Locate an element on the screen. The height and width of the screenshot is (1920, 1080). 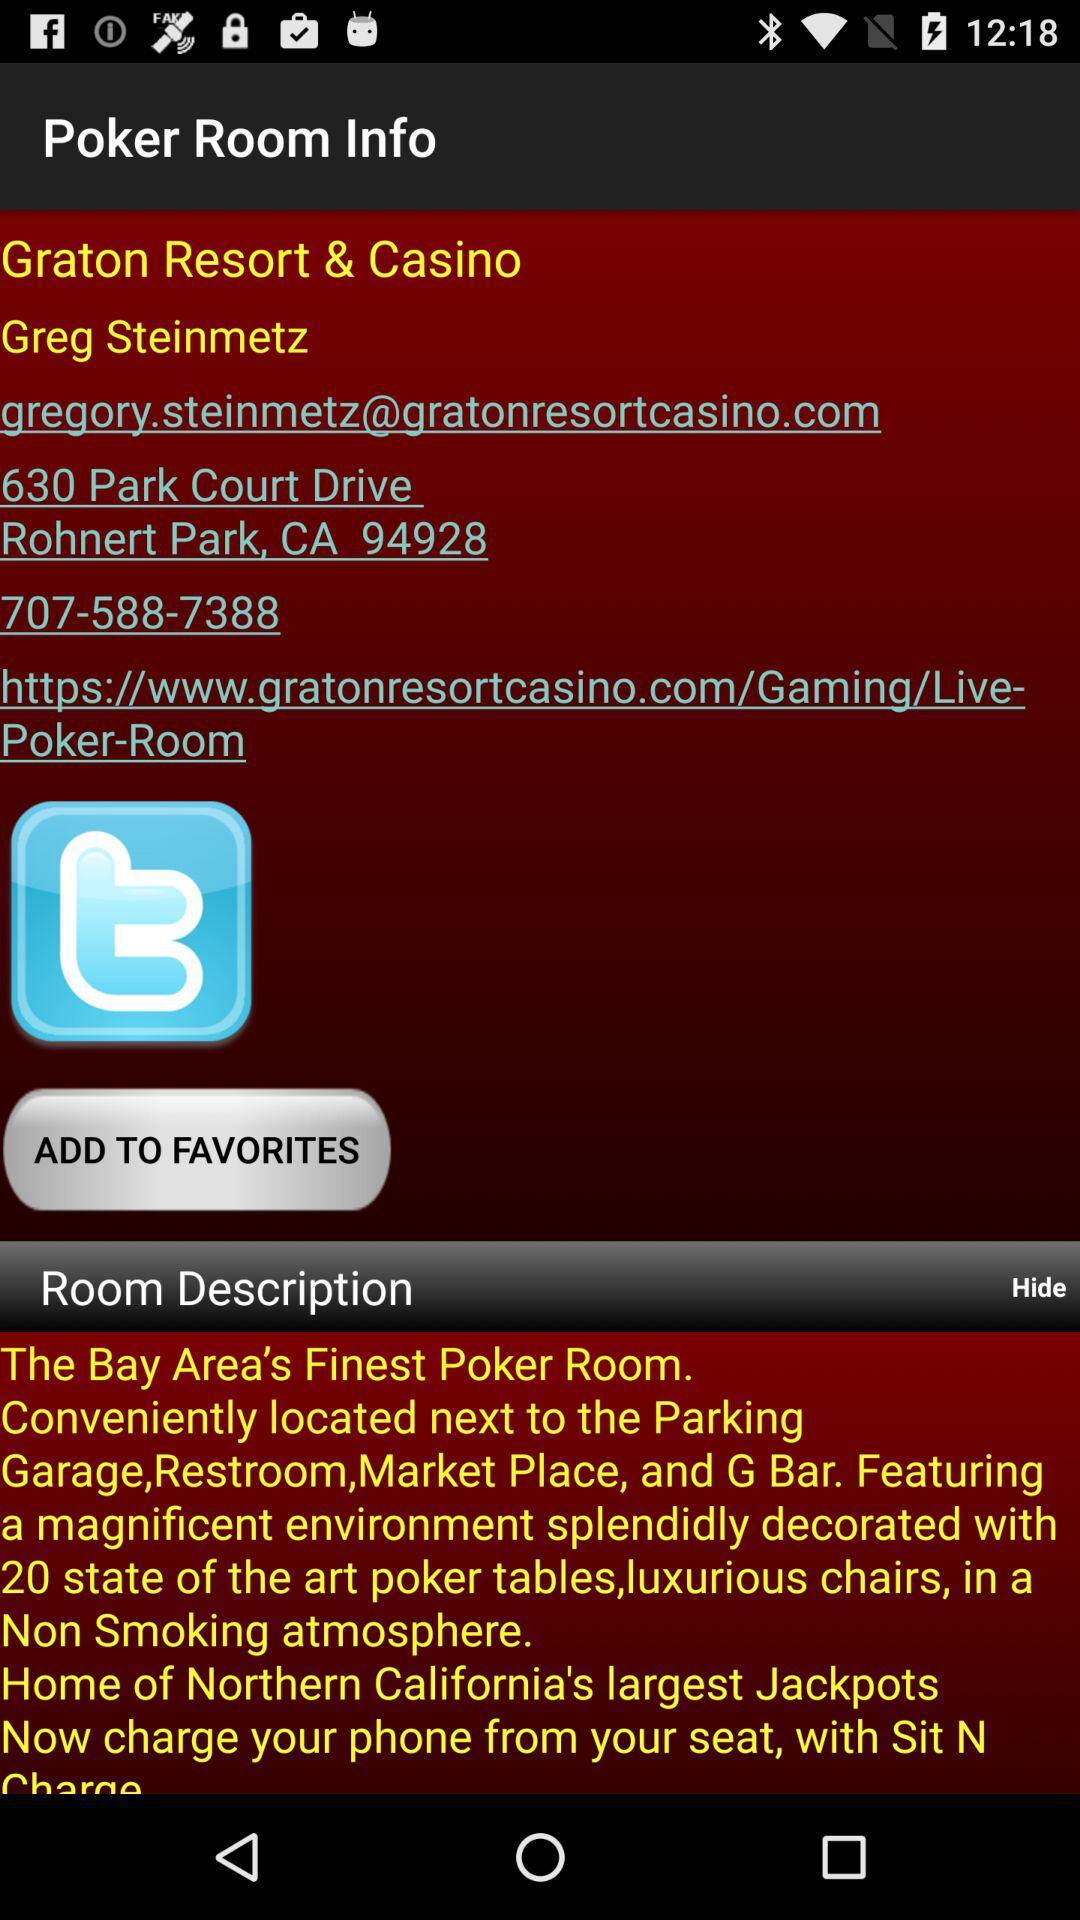
707-588-7388 app is located at coordinates (139, 603).